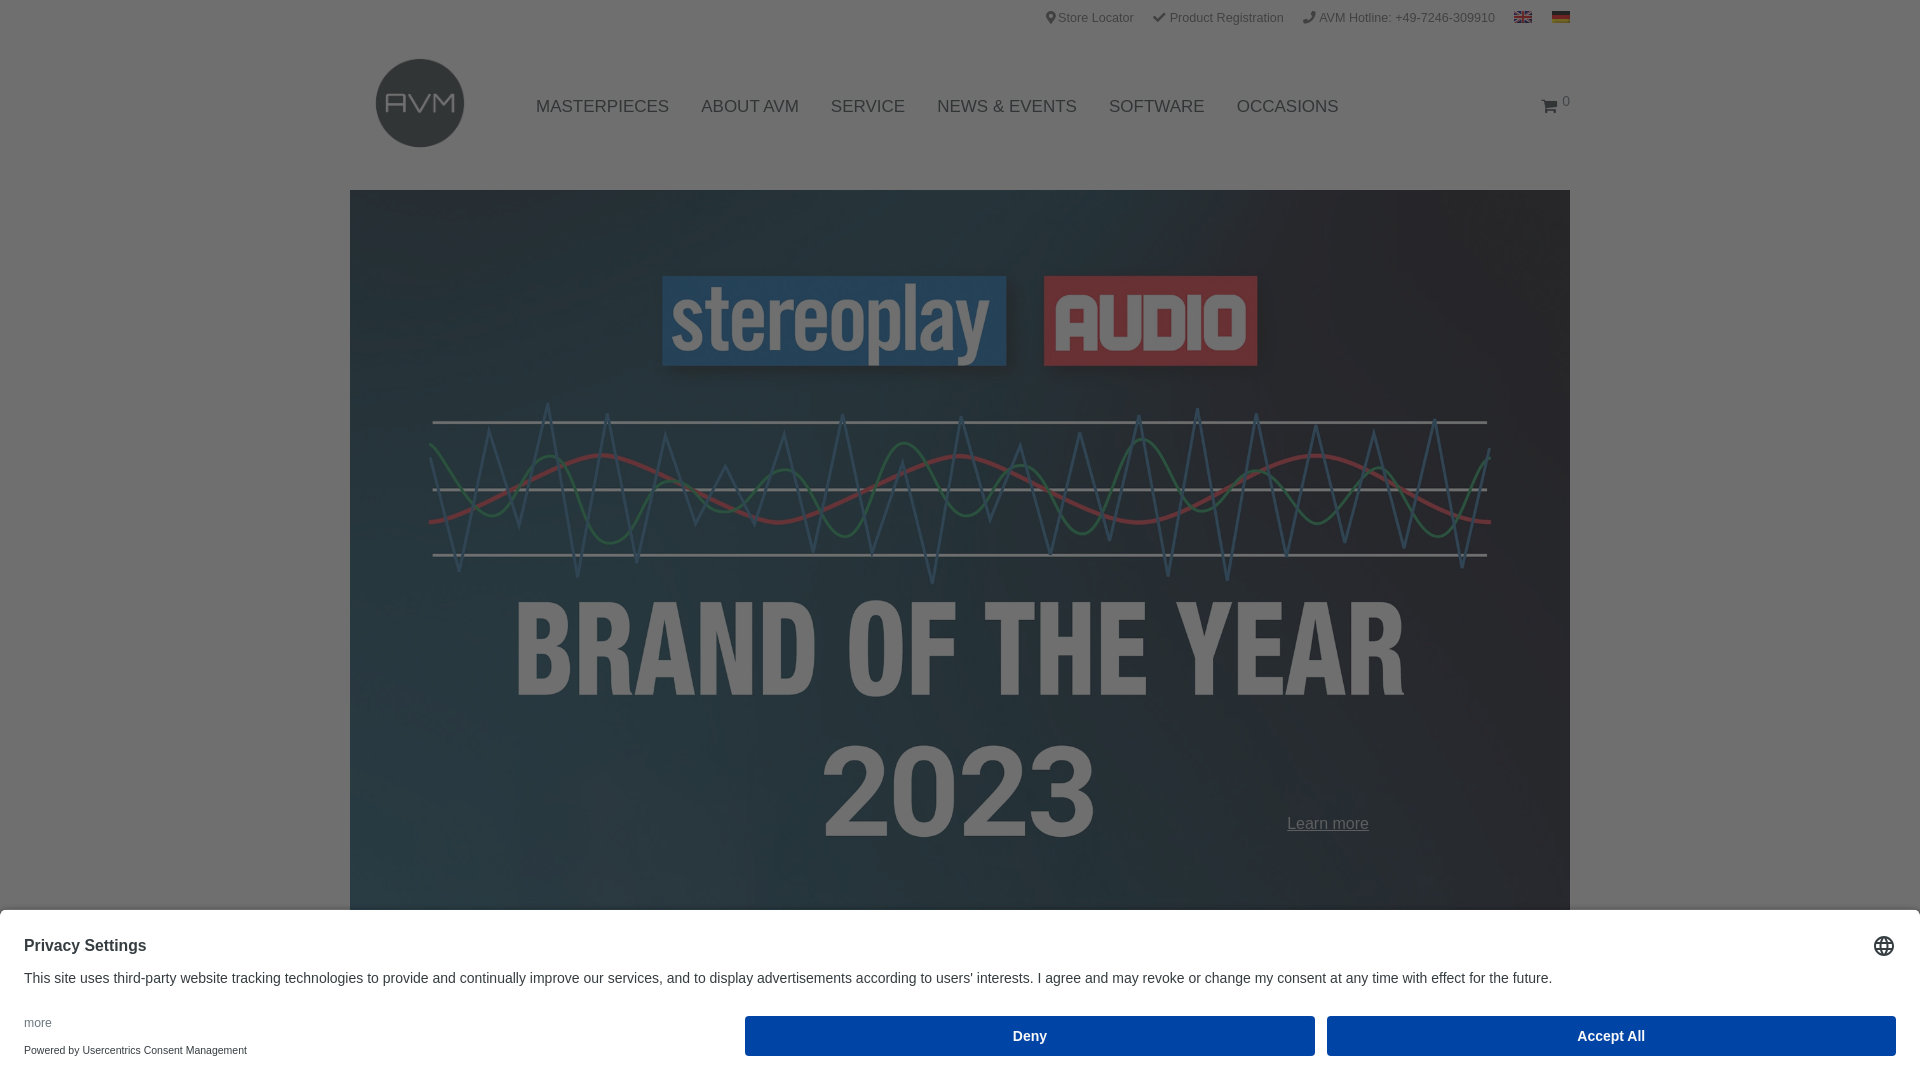 This screenshot has height=1080, width=1920. What do you see at coordinates (1492, 985) in the screenshot?
I see `'Search'` at bounding box center [1492, 985].